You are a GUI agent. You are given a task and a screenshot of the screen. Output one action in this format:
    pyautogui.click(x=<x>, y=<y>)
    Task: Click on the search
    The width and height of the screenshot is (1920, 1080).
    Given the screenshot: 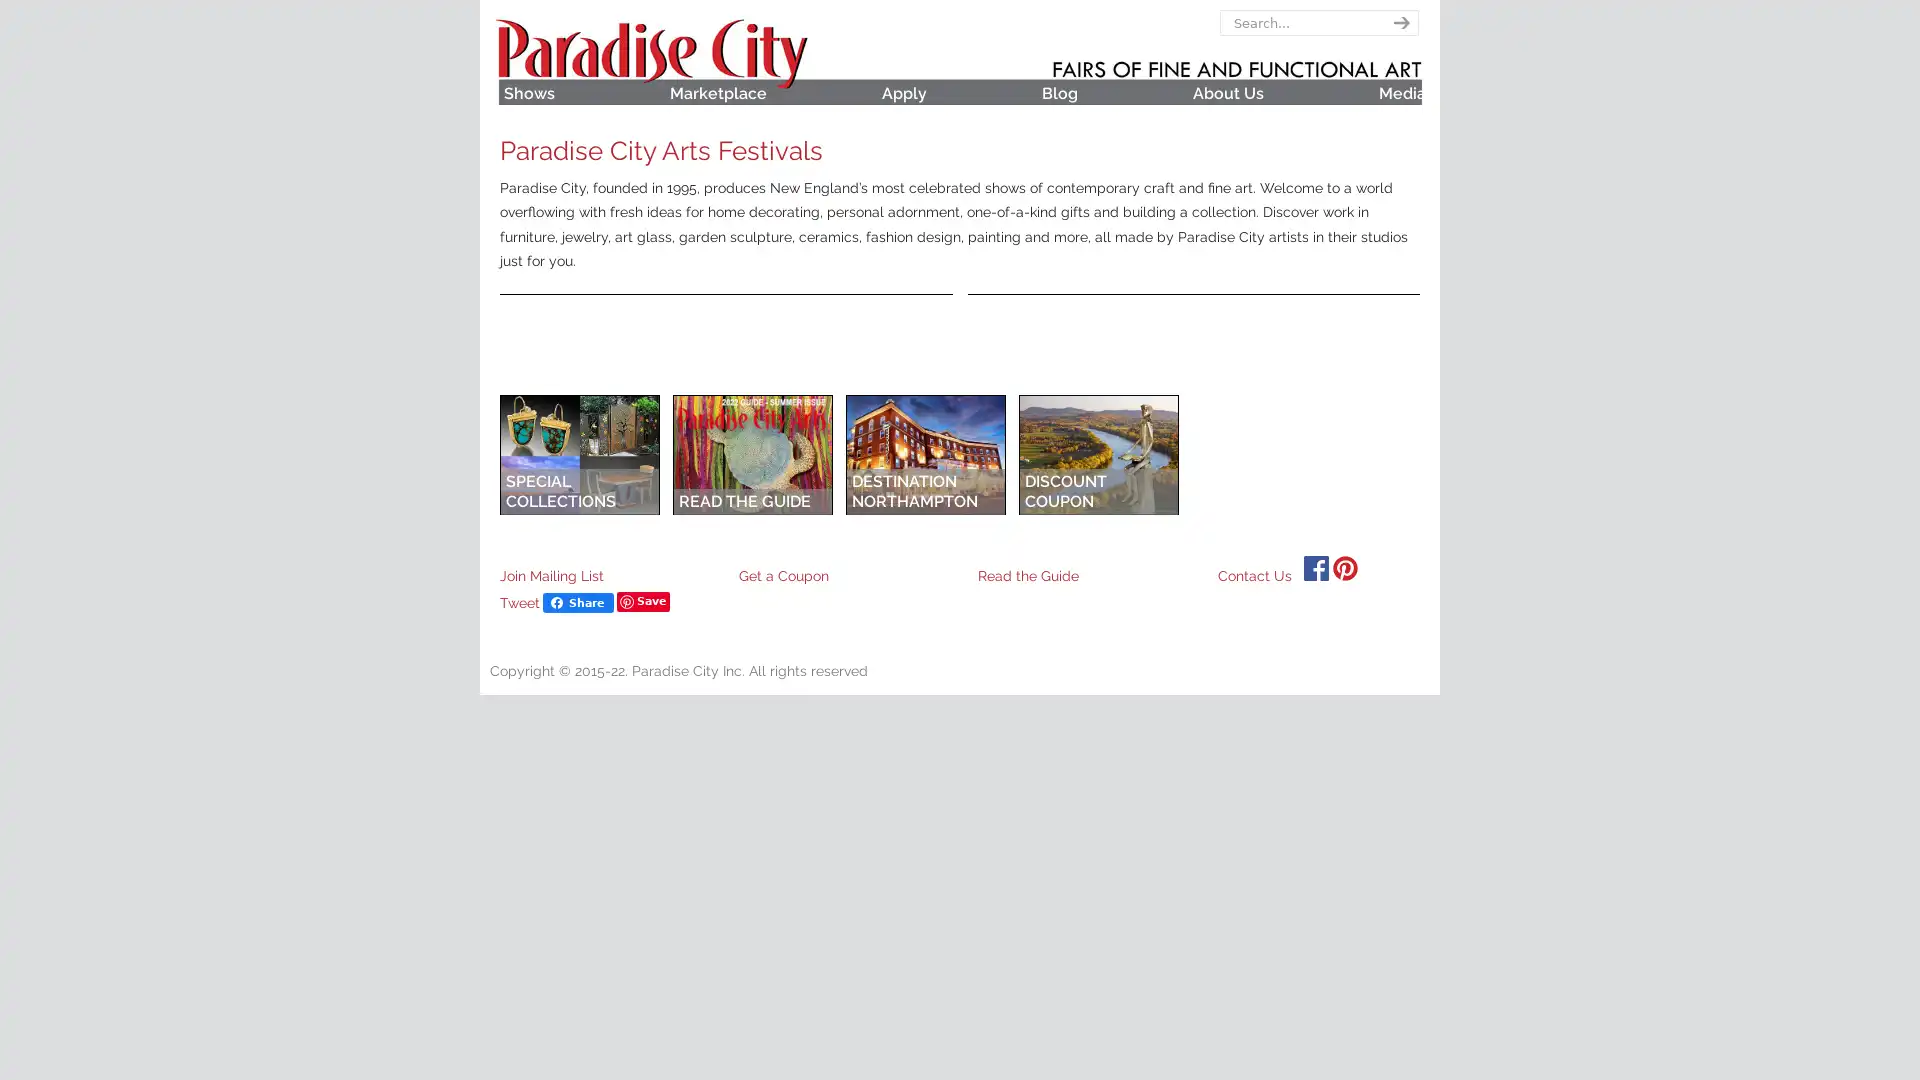 What is the action you would take?
    pyautogui.click(x=1397, y=23)
    